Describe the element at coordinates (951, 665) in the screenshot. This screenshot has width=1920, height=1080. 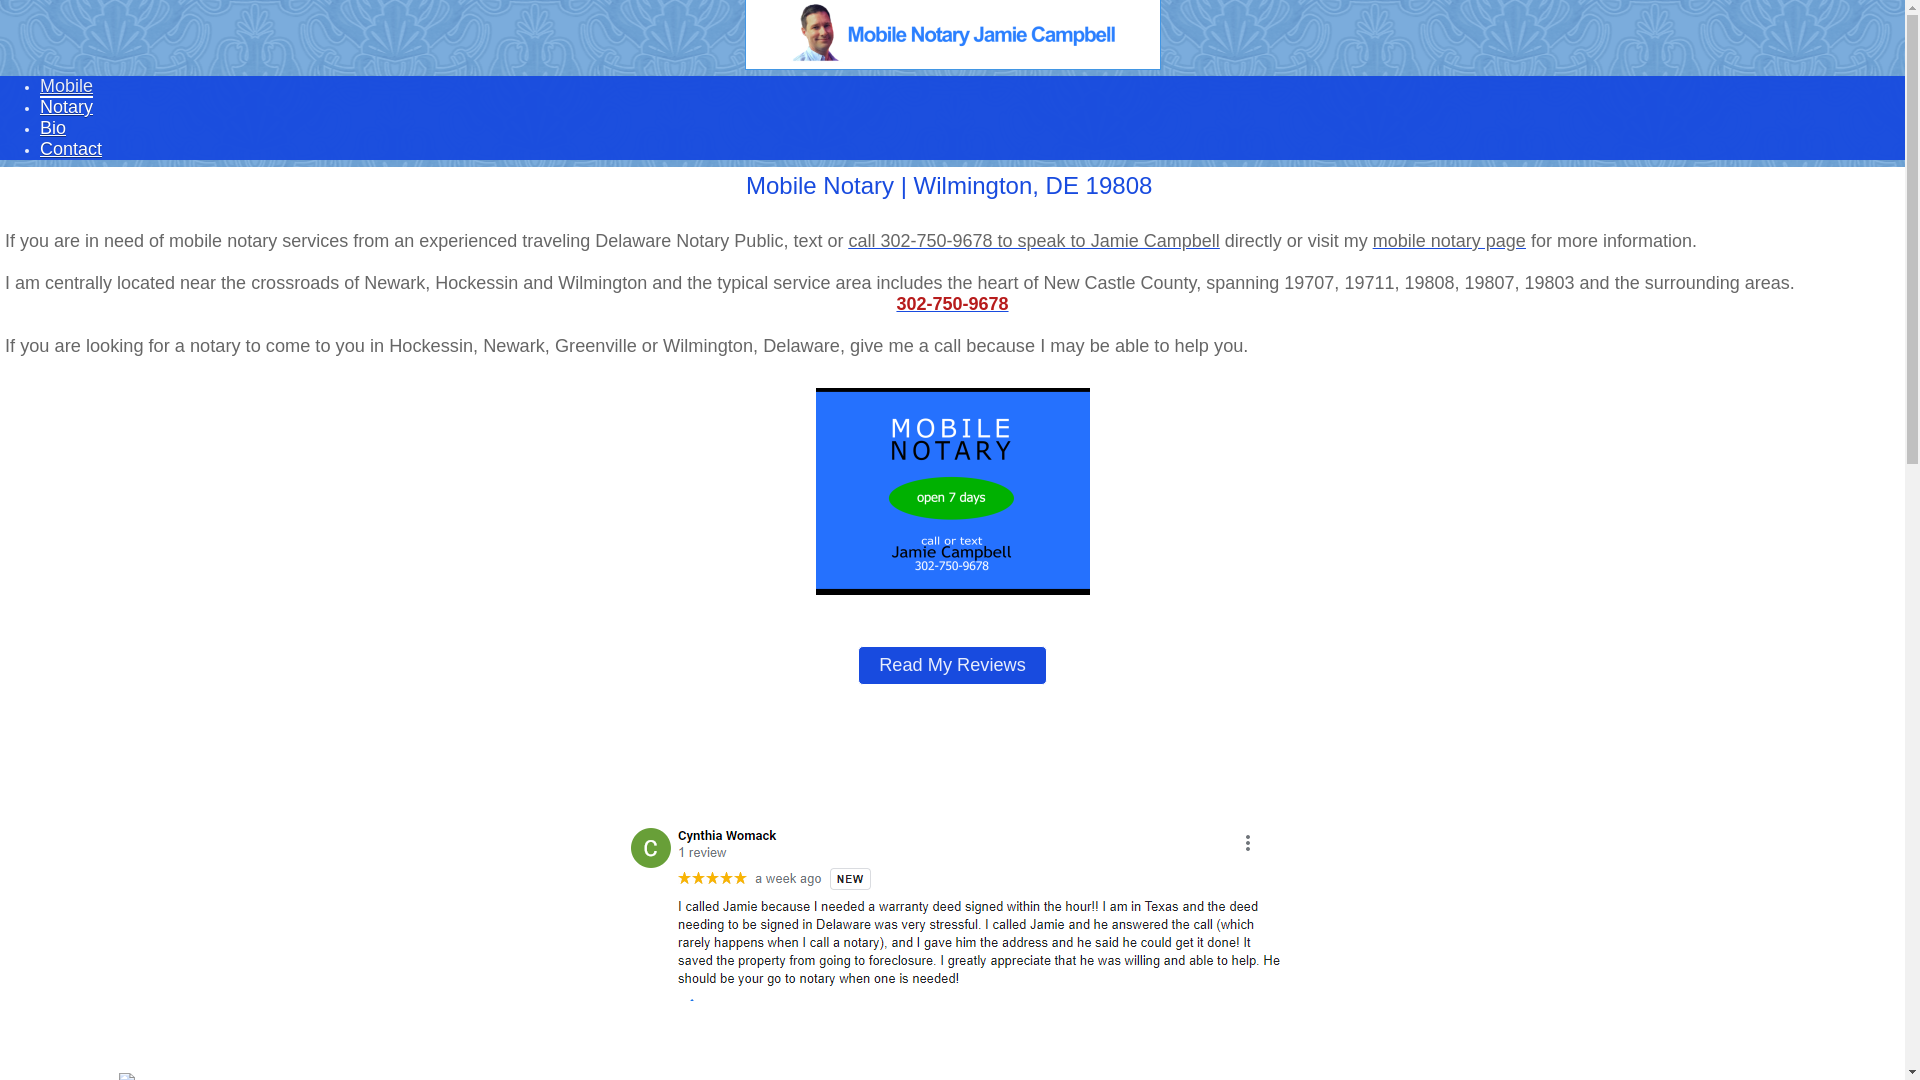
I see `'Read My Reviews'` at that location.